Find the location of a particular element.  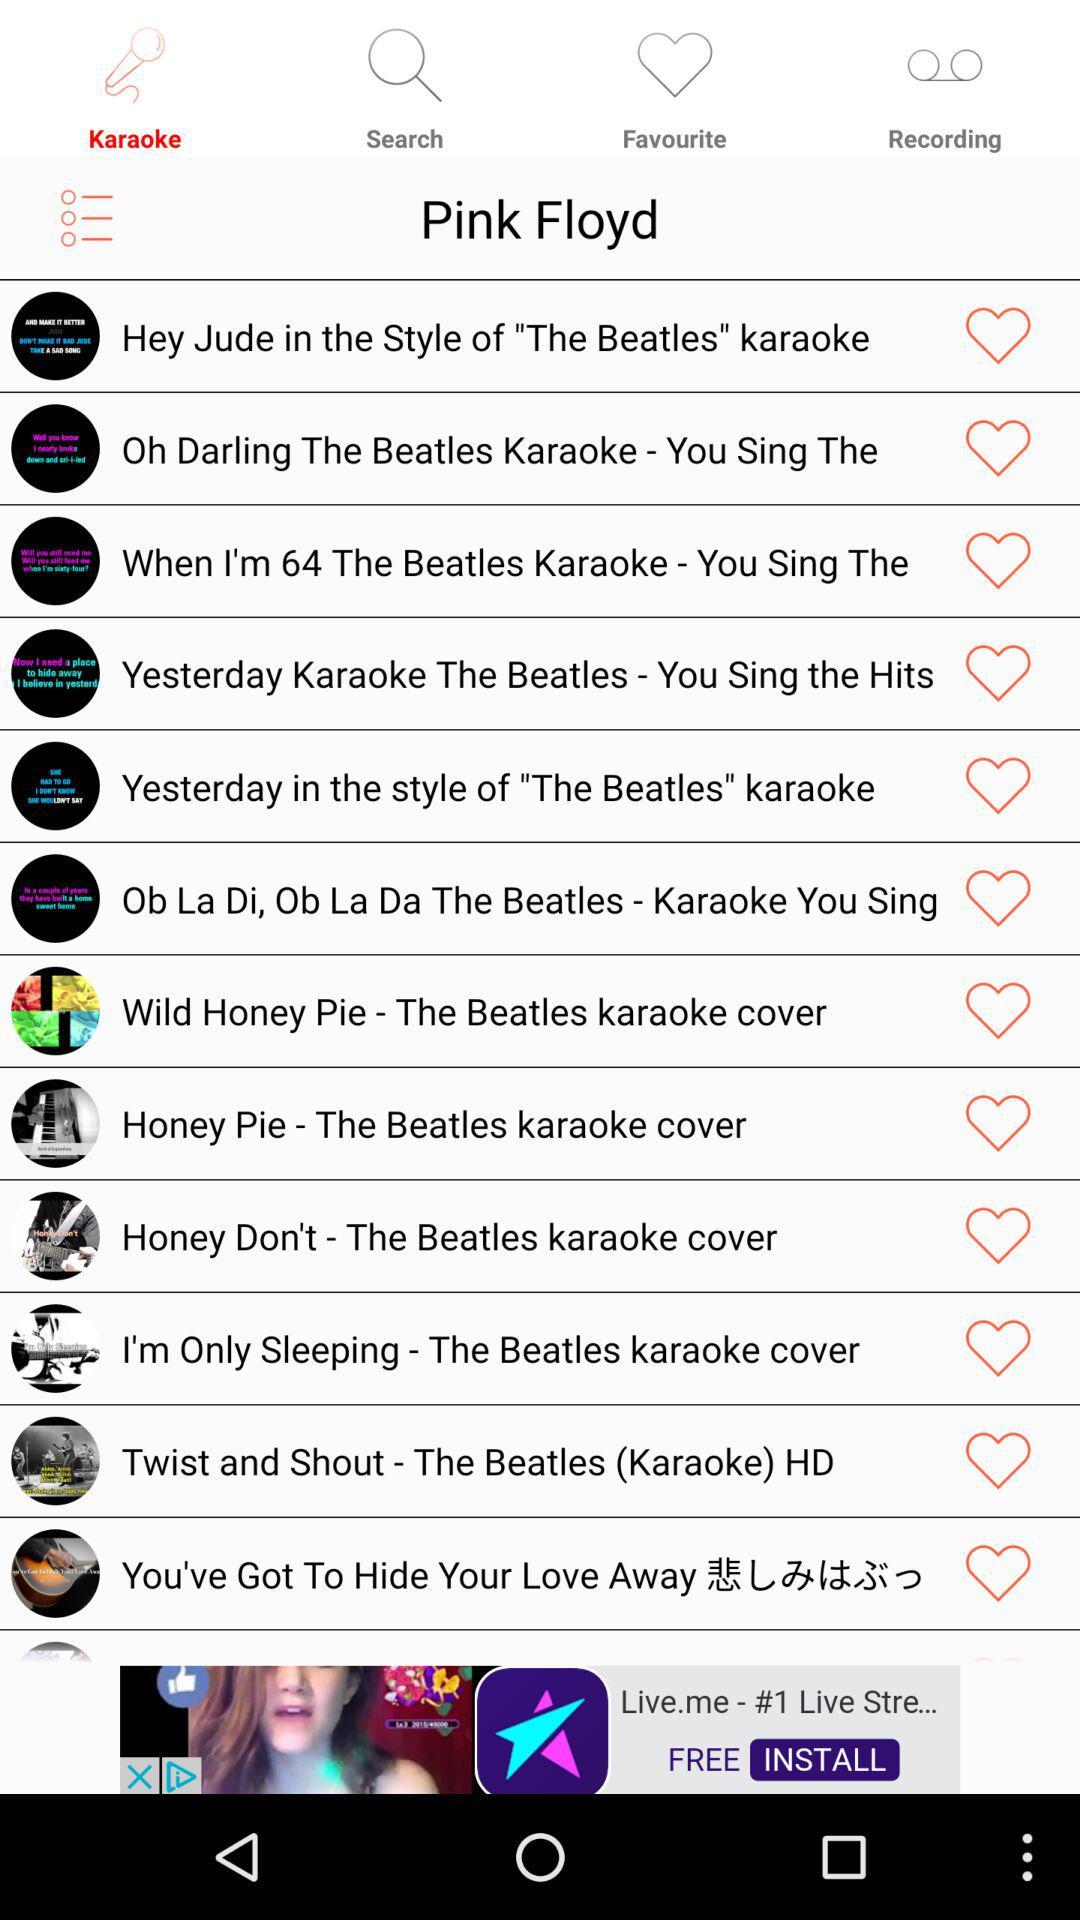

menu is located at coordinates (86, 218).